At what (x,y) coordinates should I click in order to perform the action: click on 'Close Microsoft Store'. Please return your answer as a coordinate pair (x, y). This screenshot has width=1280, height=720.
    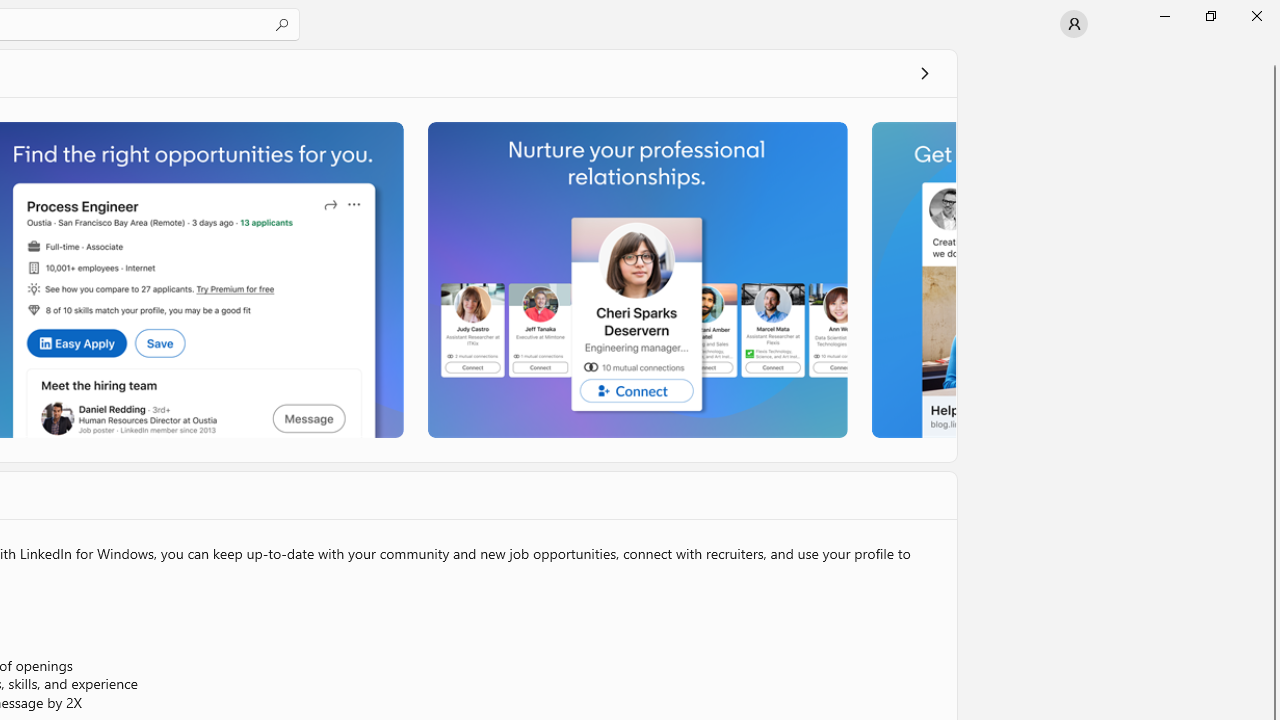
    Looking at the image, I should click on (1255, 15).